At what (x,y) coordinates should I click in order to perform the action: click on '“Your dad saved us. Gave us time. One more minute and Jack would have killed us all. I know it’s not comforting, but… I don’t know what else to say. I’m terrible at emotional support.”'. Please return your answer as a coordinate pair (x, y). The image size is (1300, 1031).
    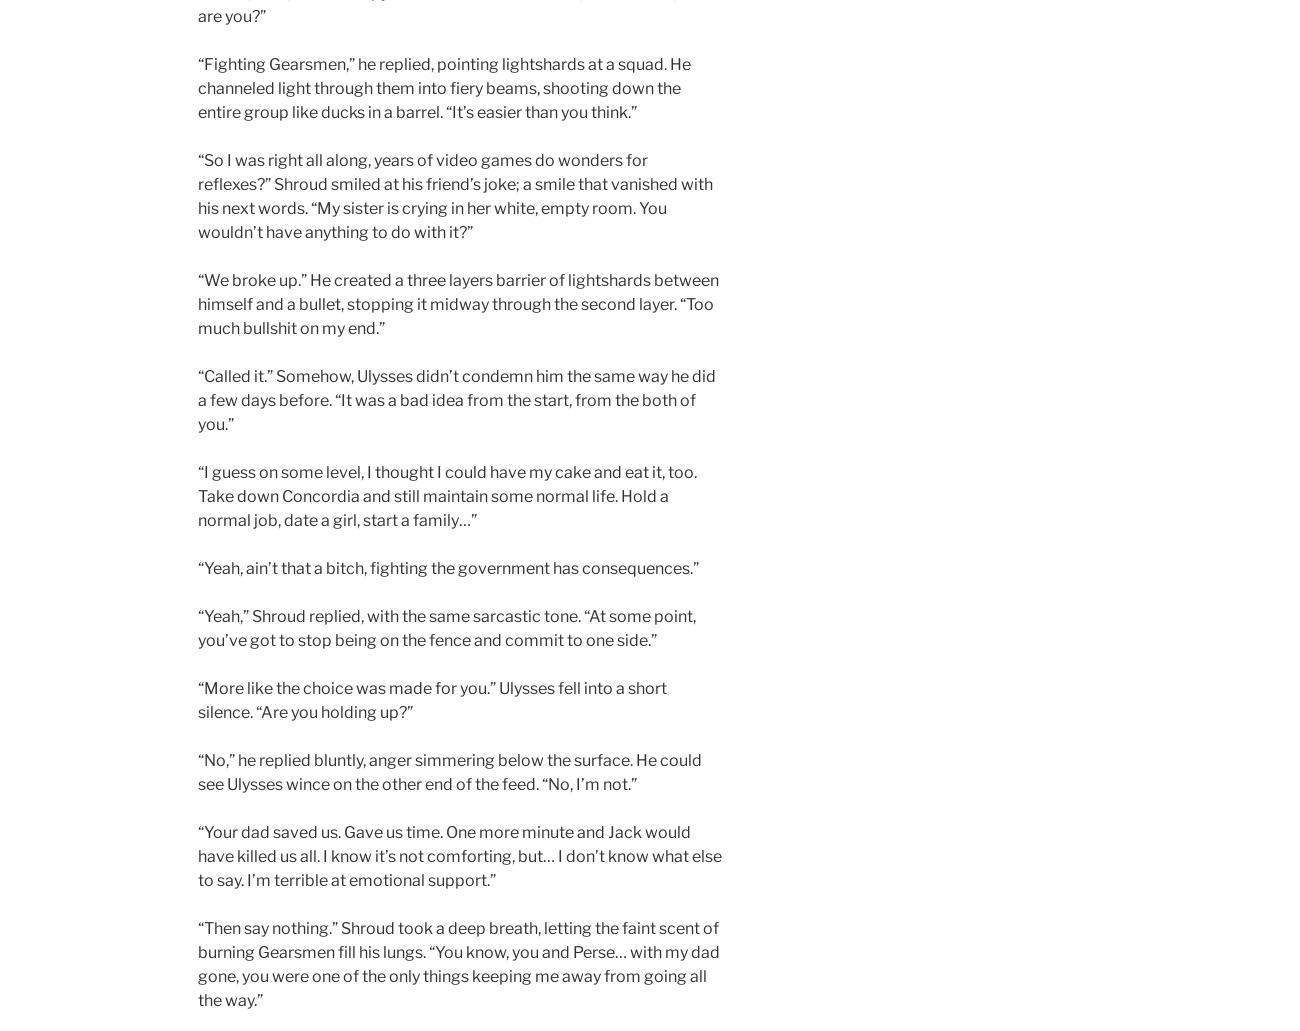
    Looking at the image, I should click on (458, 856).